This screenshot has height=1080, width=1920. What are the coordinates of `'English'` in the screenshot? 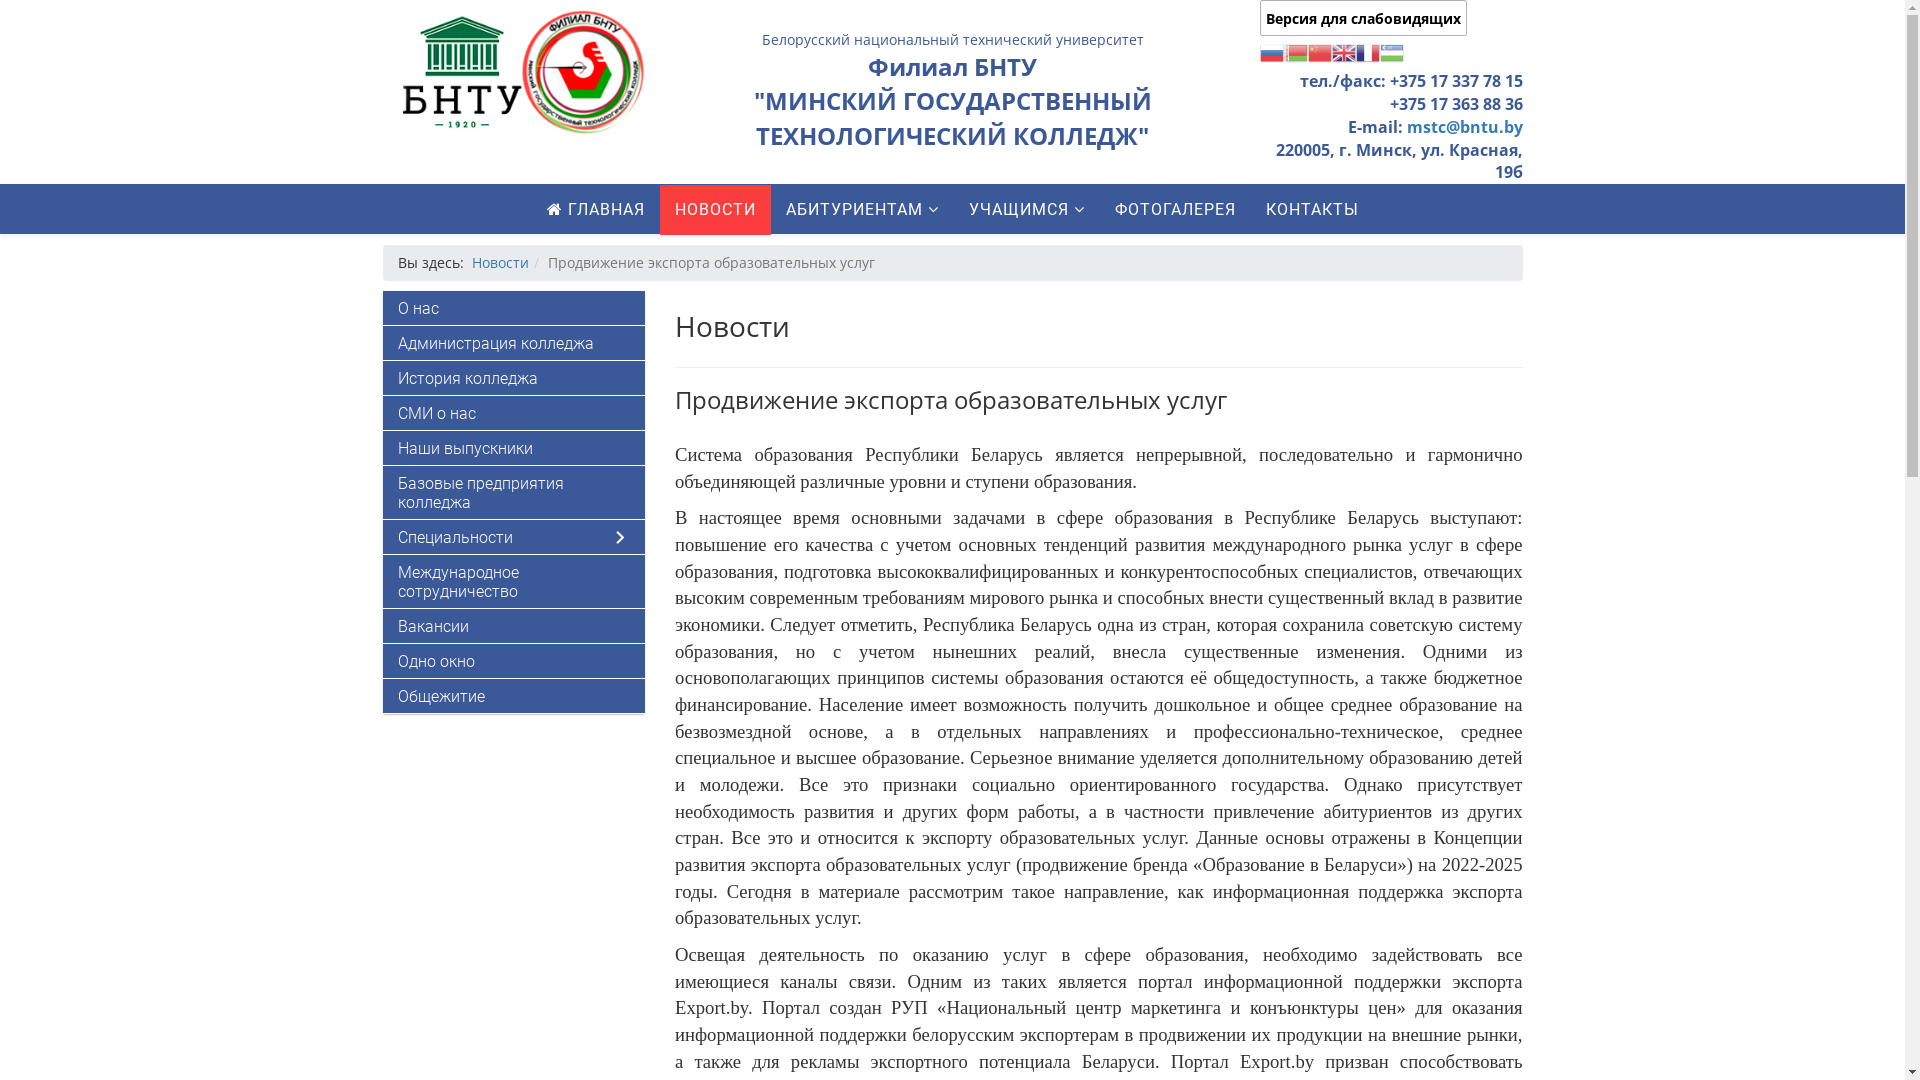 It's located at (1331, 50).